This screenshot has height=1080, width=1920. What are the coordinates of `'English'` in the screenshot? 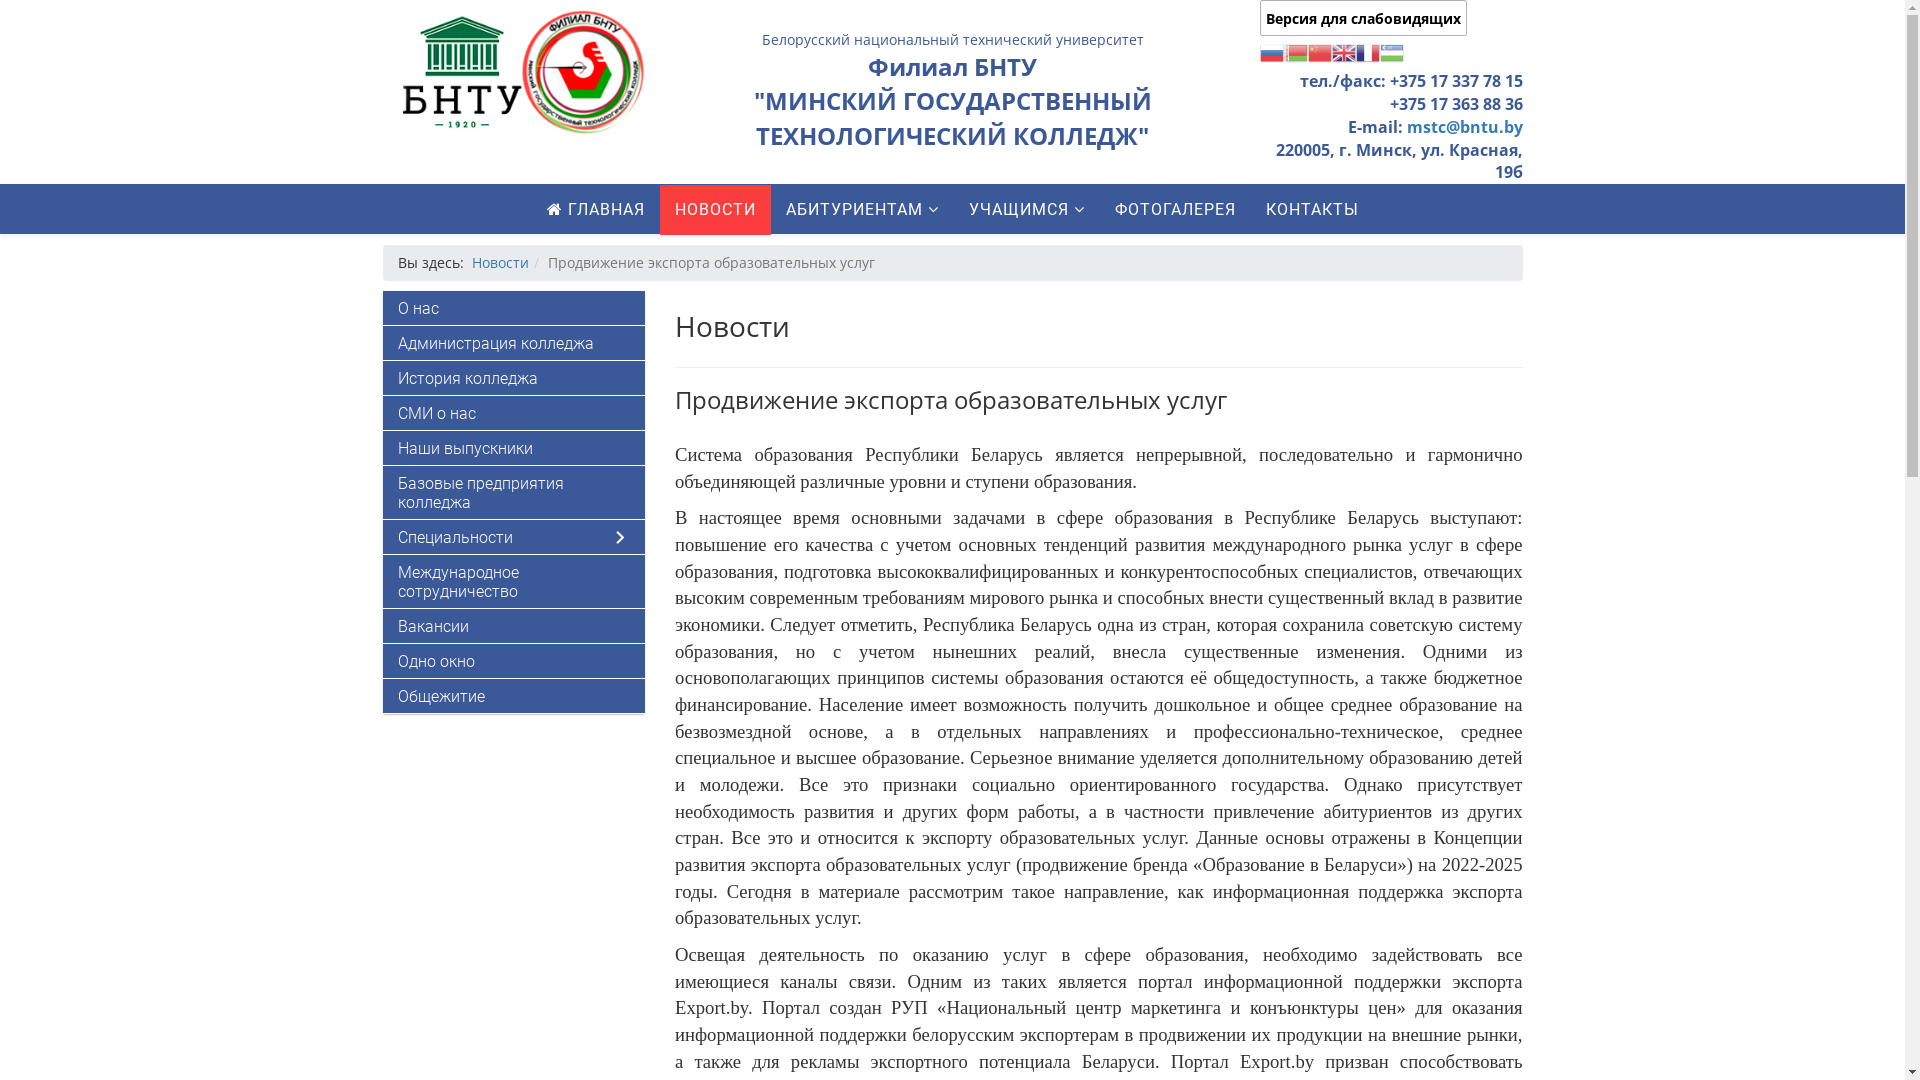 It's located at (1331, 50).